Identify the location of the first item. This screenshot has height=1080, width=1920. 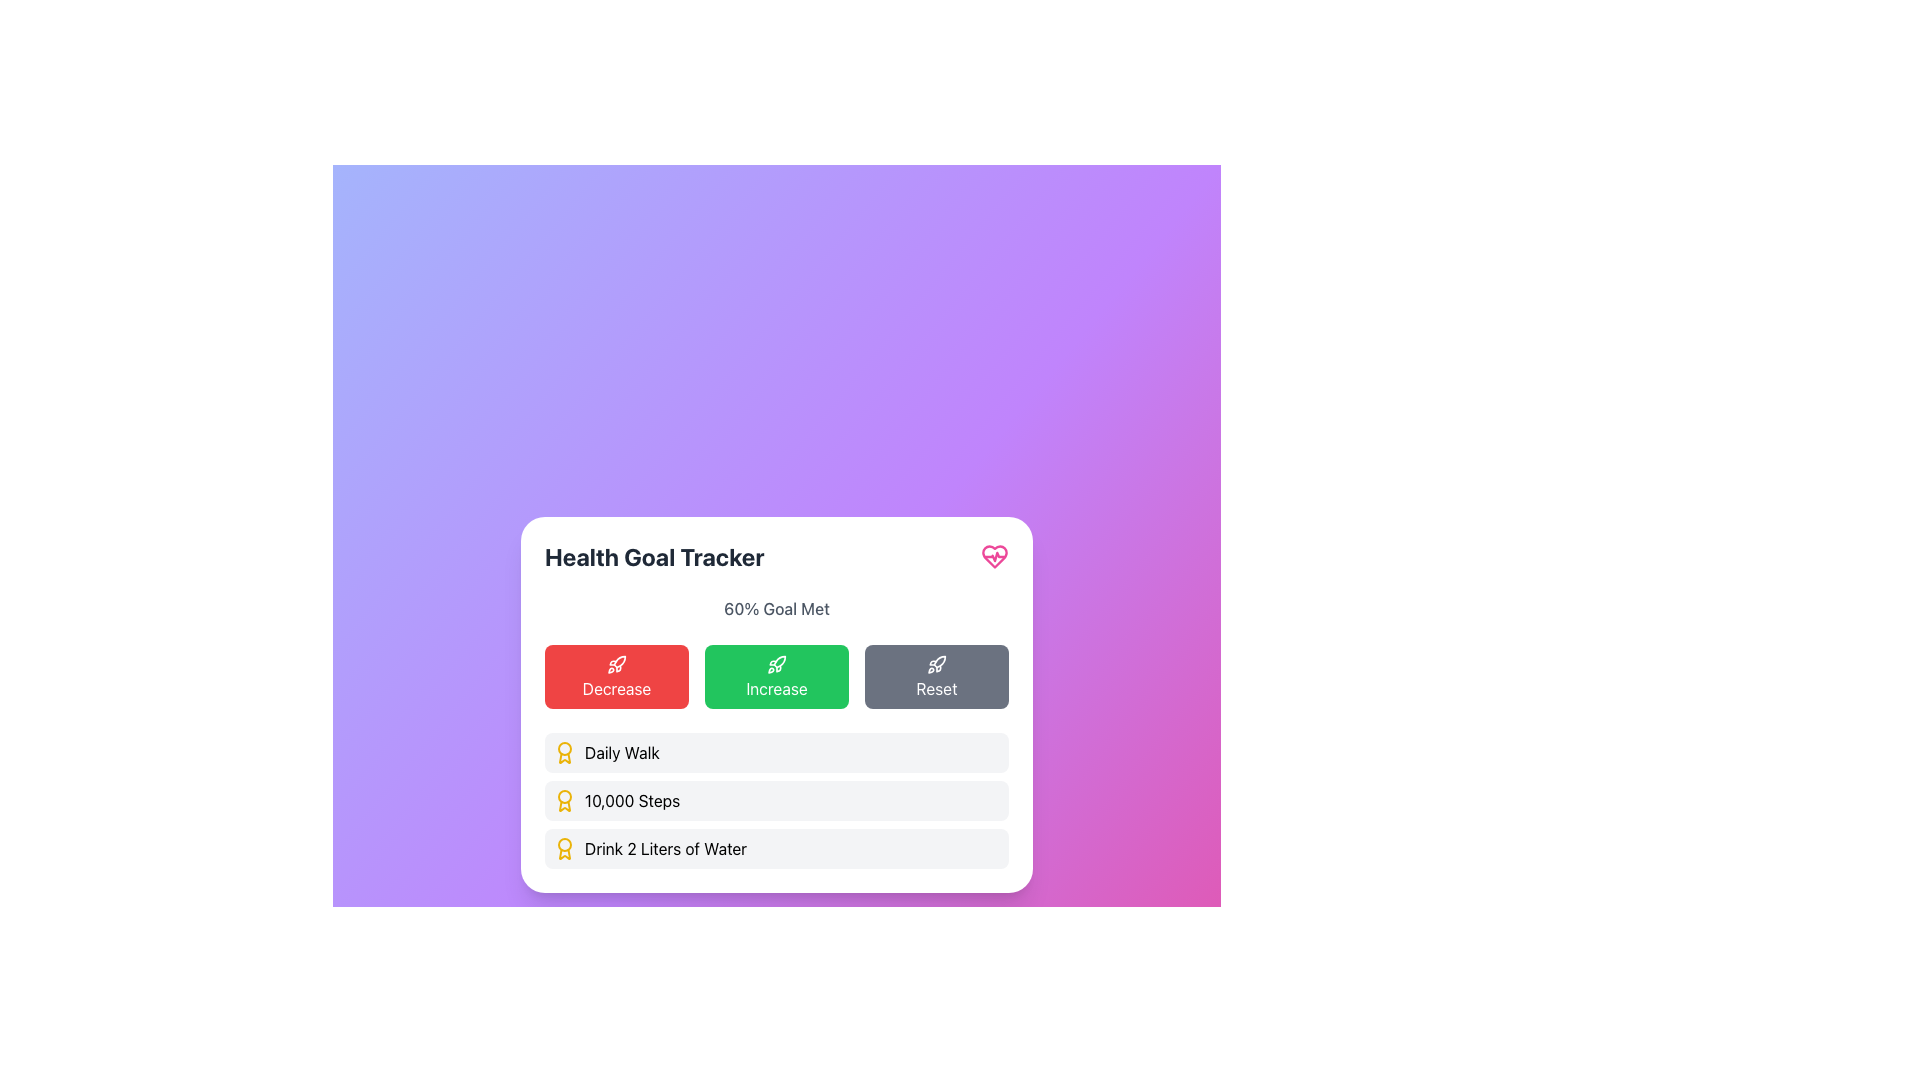
(776, 752).